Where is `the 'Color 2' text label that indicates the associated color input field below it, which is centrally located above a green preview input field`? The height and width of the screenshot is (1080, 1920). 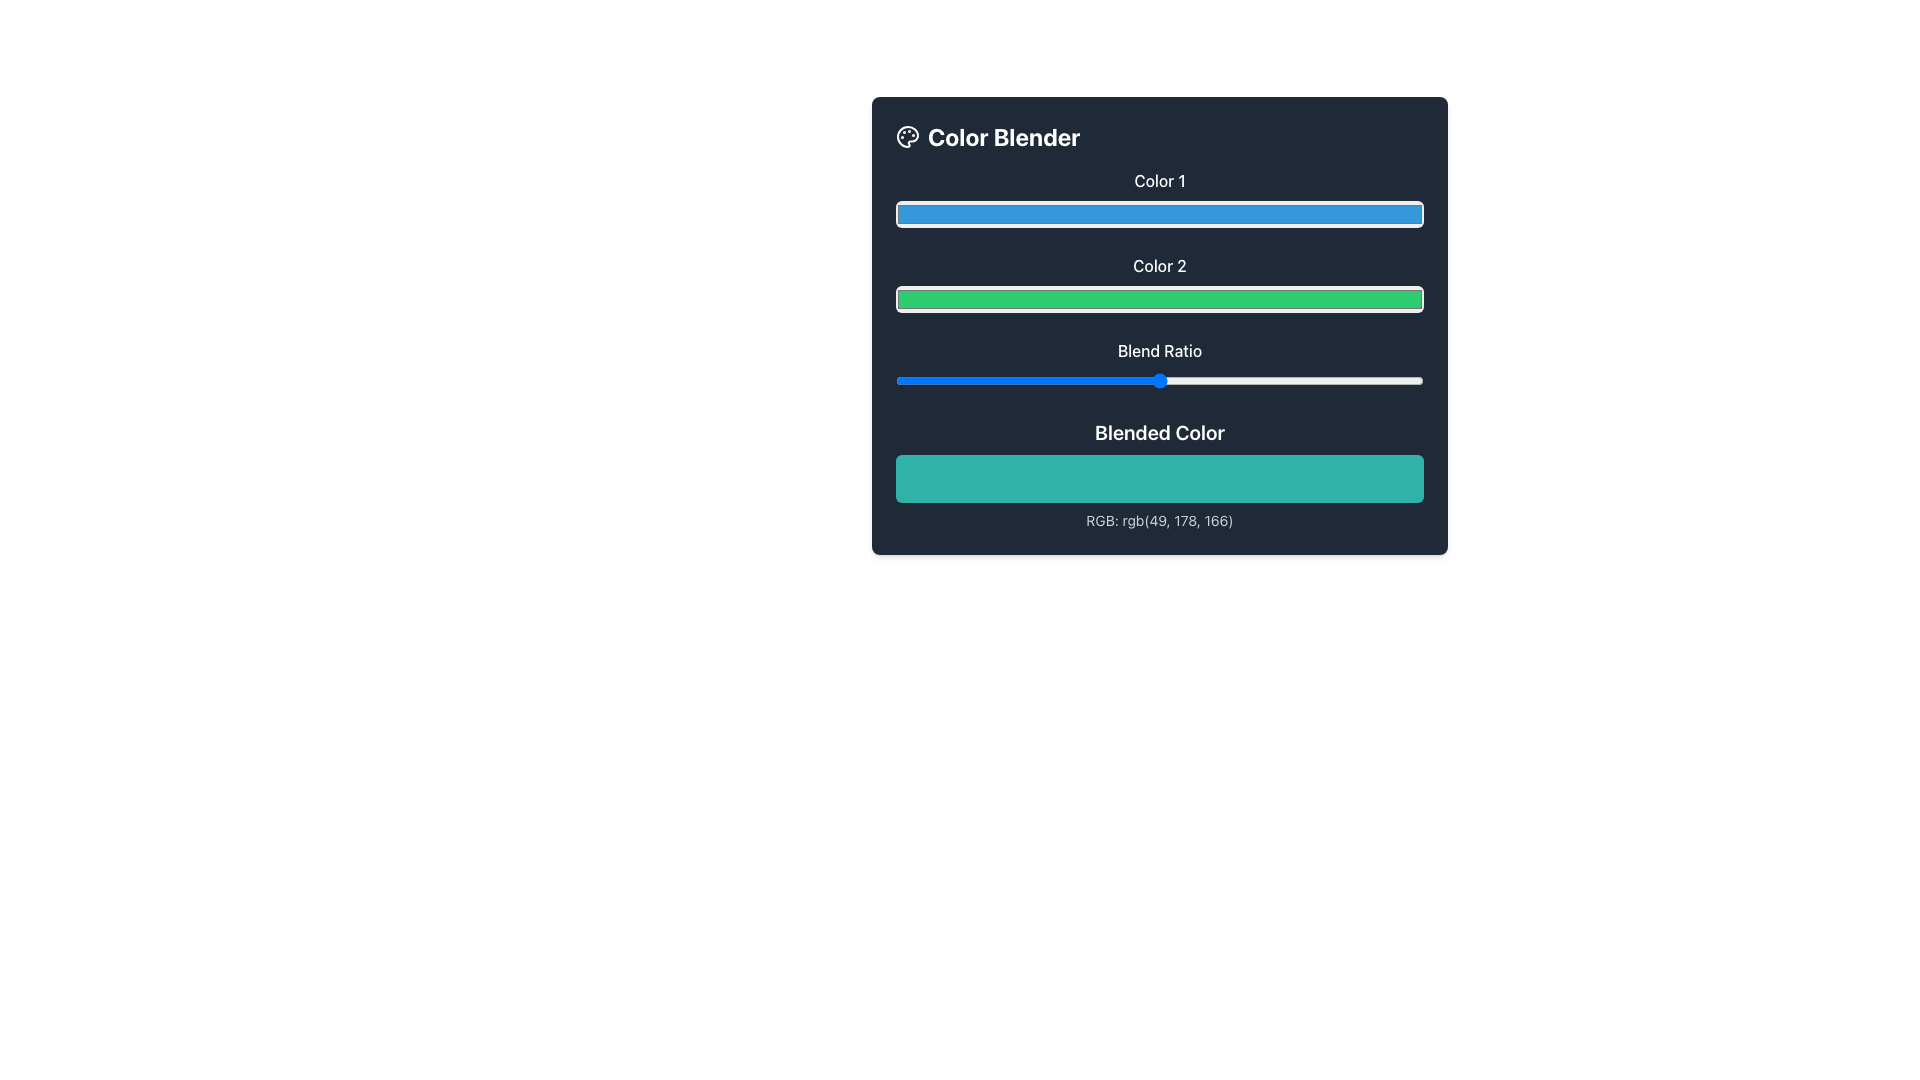 the 'Color 2' text label that indicates the associated color input field below it, which is centrally located above a green preview input field is located at coordinates (1160, 265).